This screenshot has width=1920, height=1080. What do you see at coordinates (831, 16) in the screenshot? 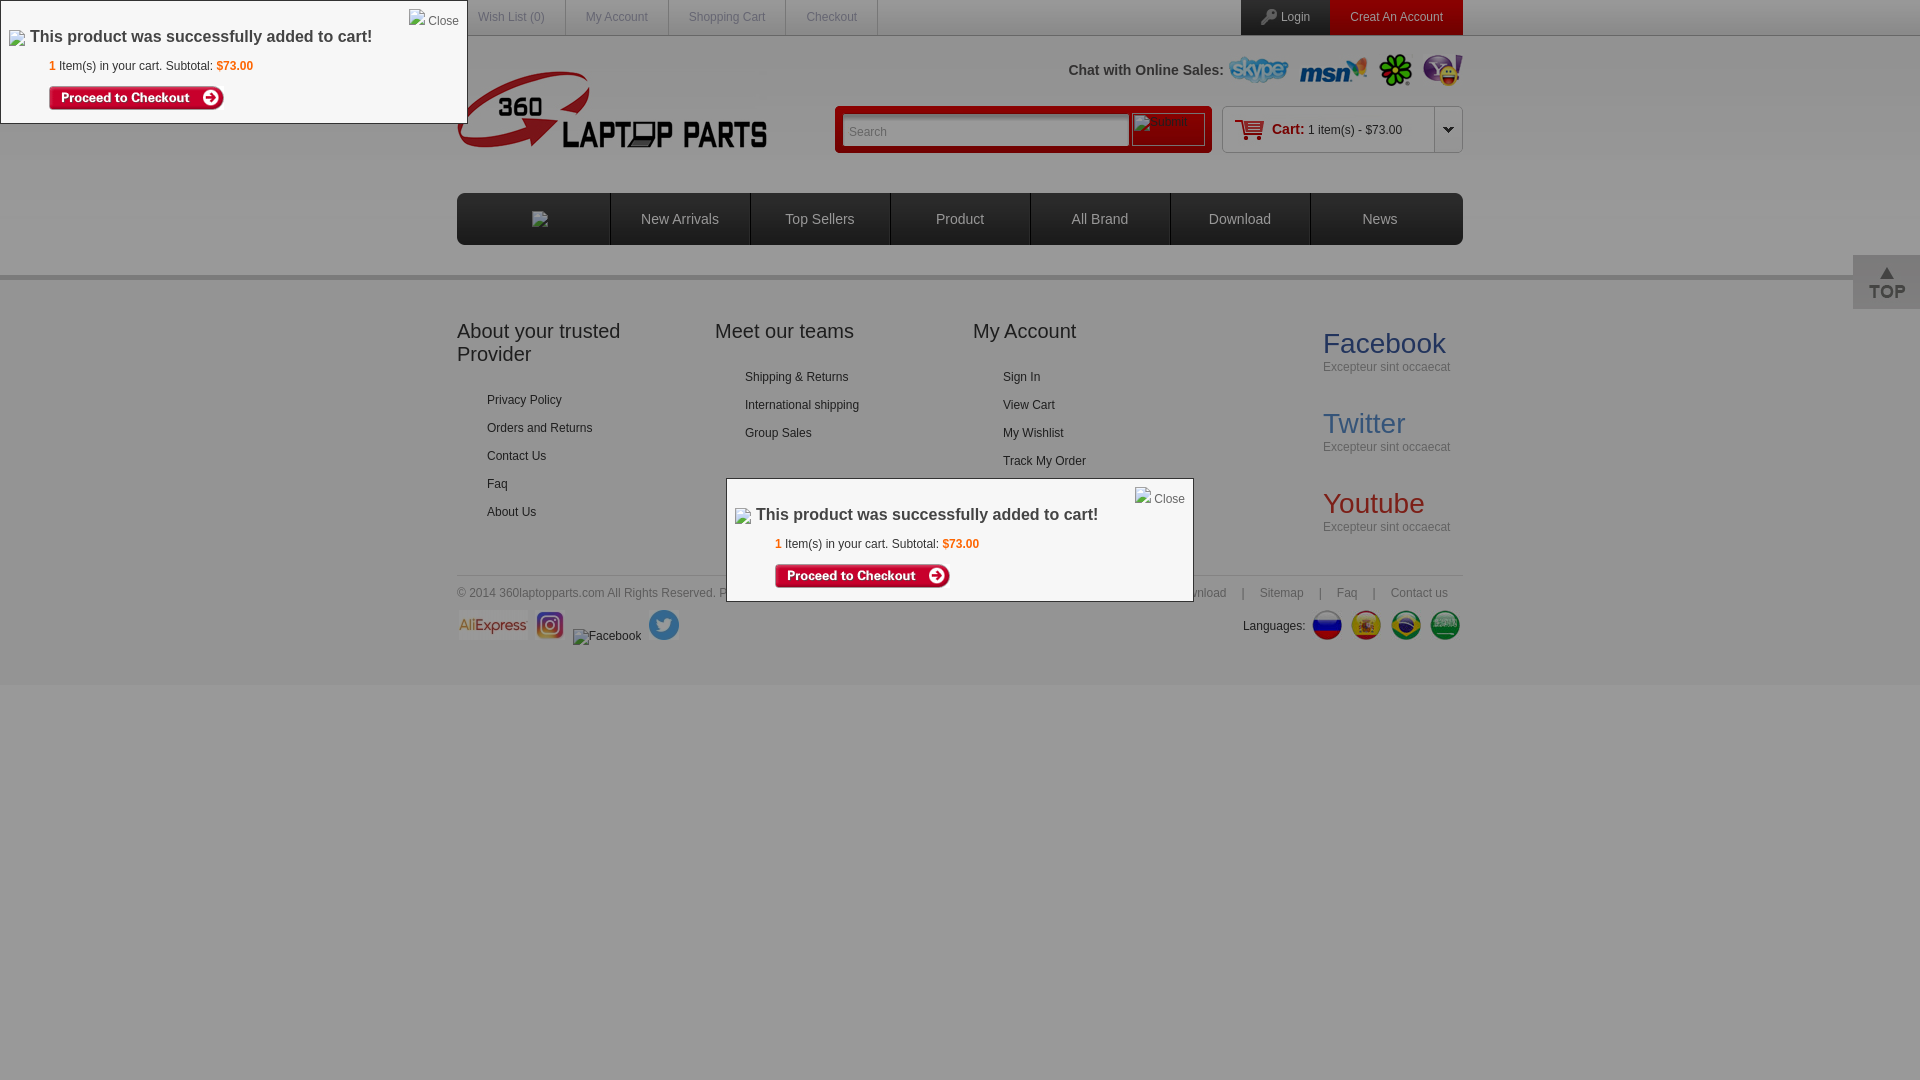
I see `'Checkout'` at bounding box center [831, 16].